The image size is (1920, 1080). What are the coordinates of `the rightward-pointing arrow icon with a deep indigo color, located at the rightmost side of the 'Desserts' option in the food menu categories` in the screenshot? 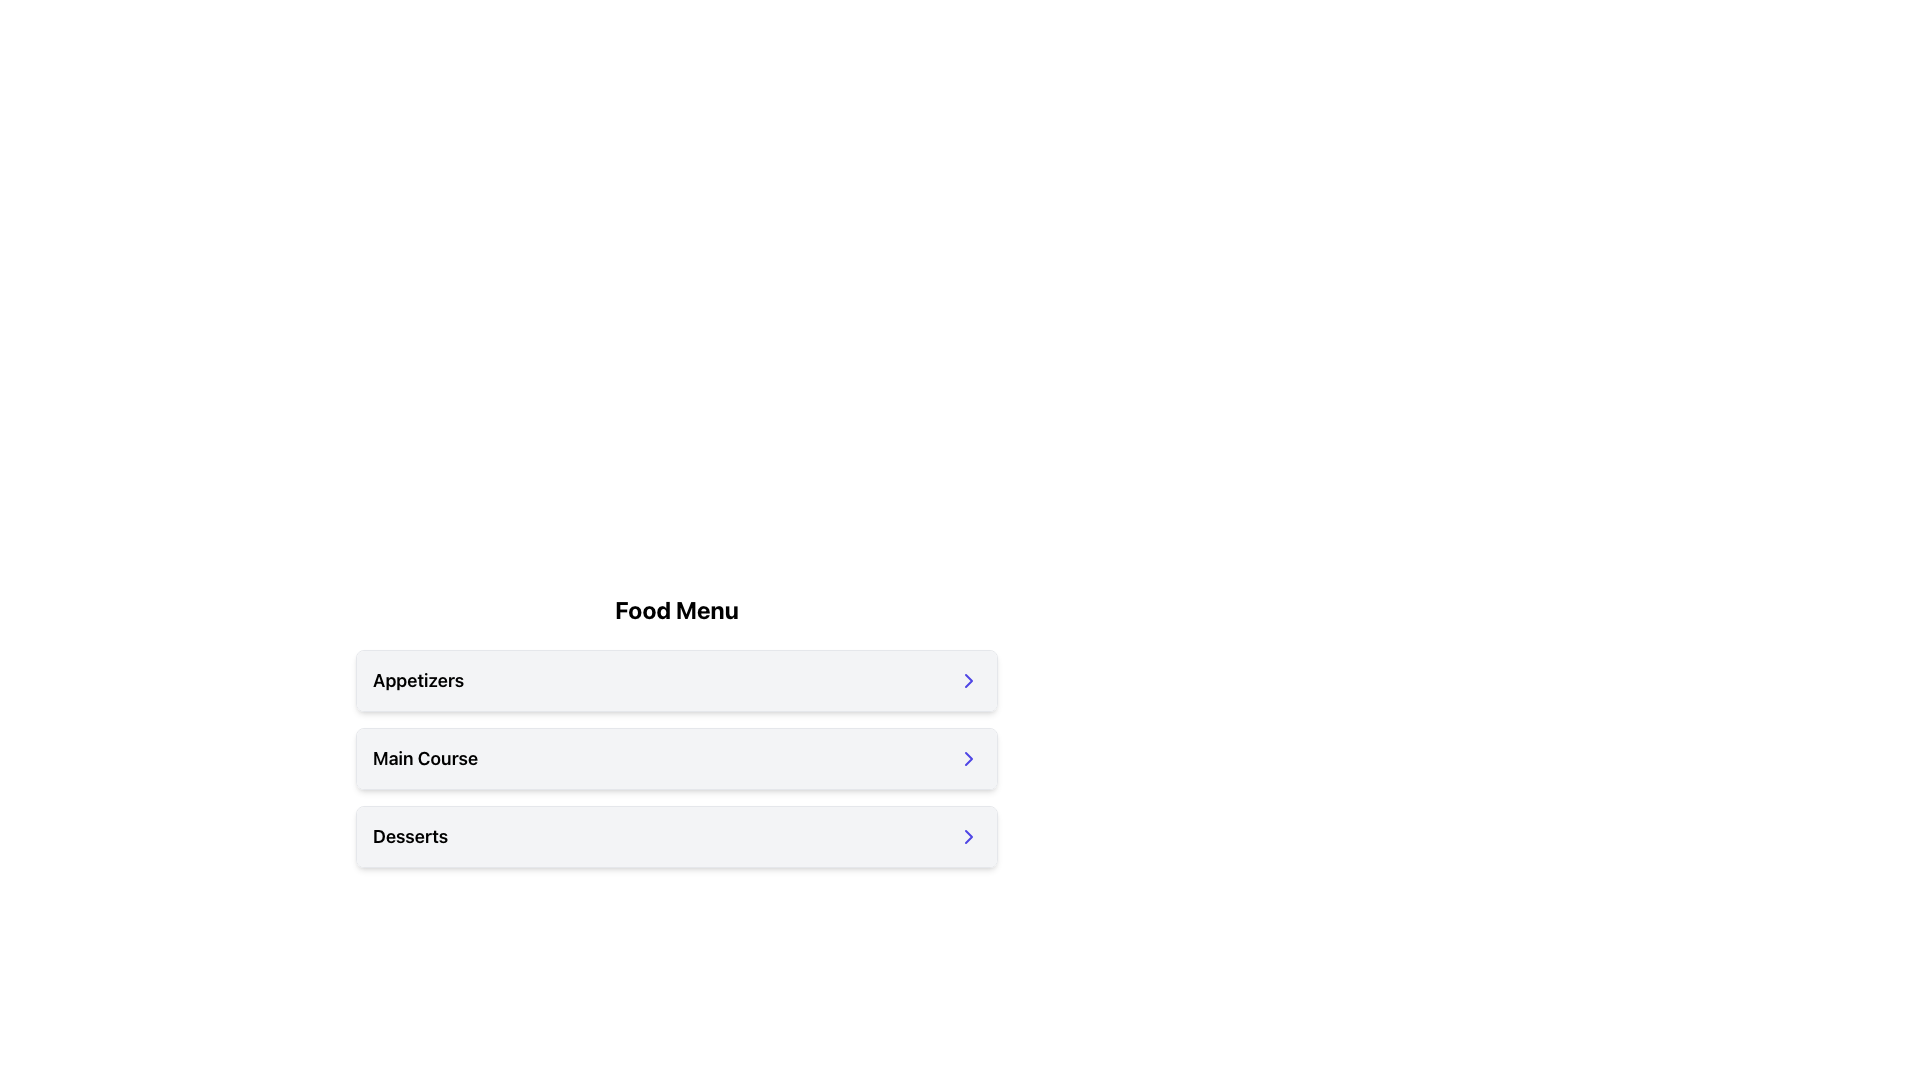 It's located at (969, 837).